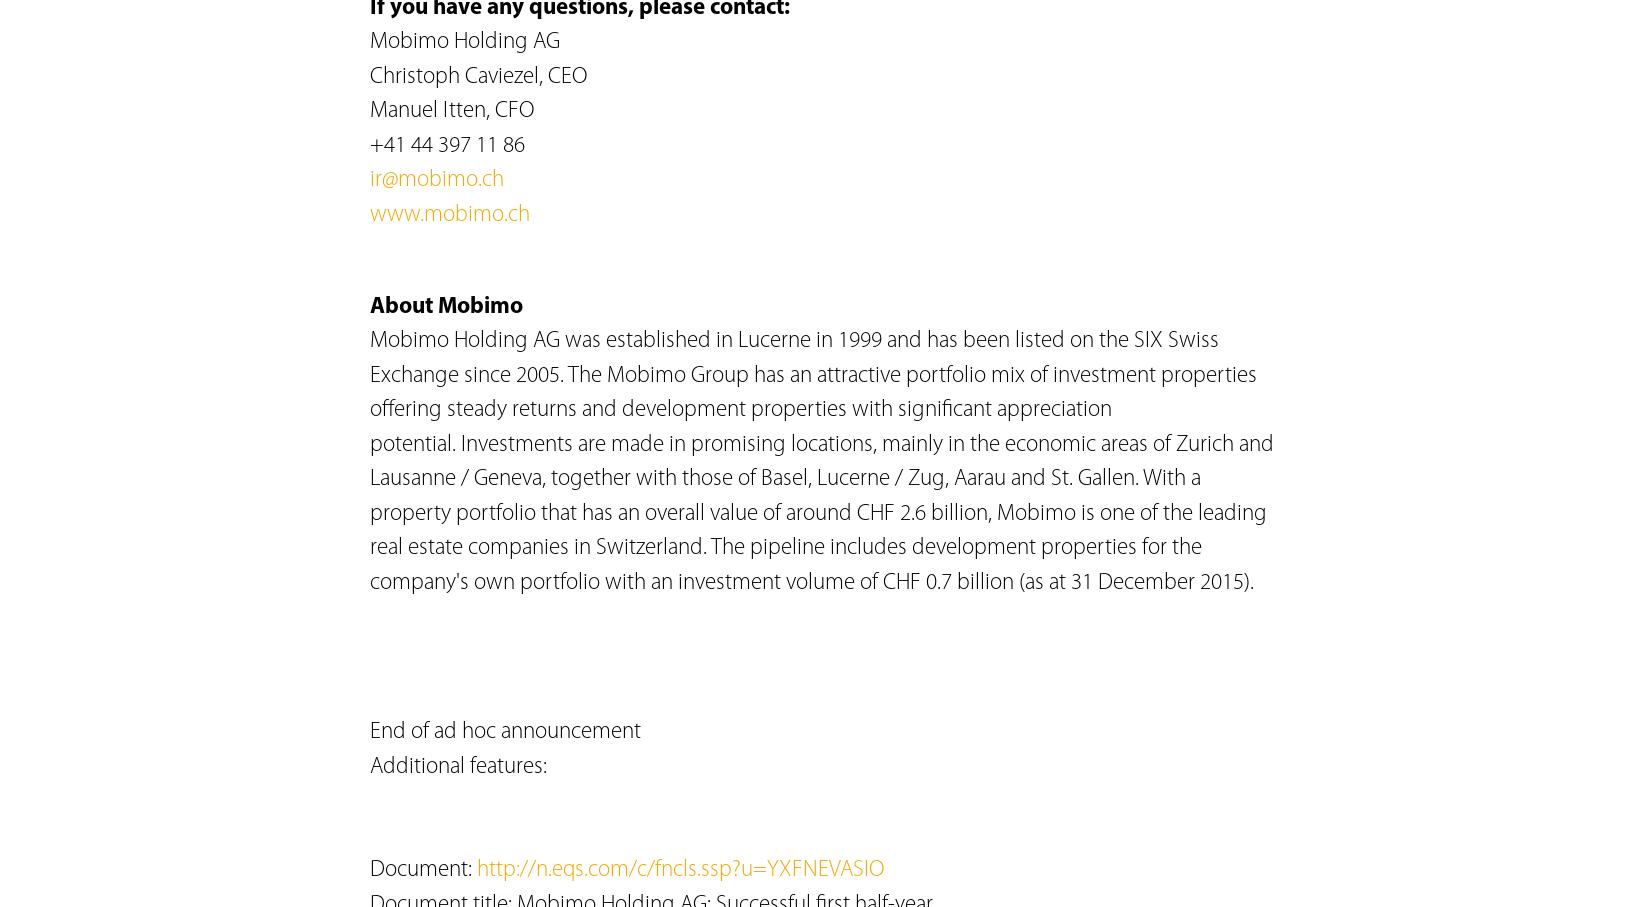 The height and width of the screenshot is (907, 1650). Describe the element at coordinates (504, 732) in the screenshot. I see `'End of ad hoc announcement'` at that location.